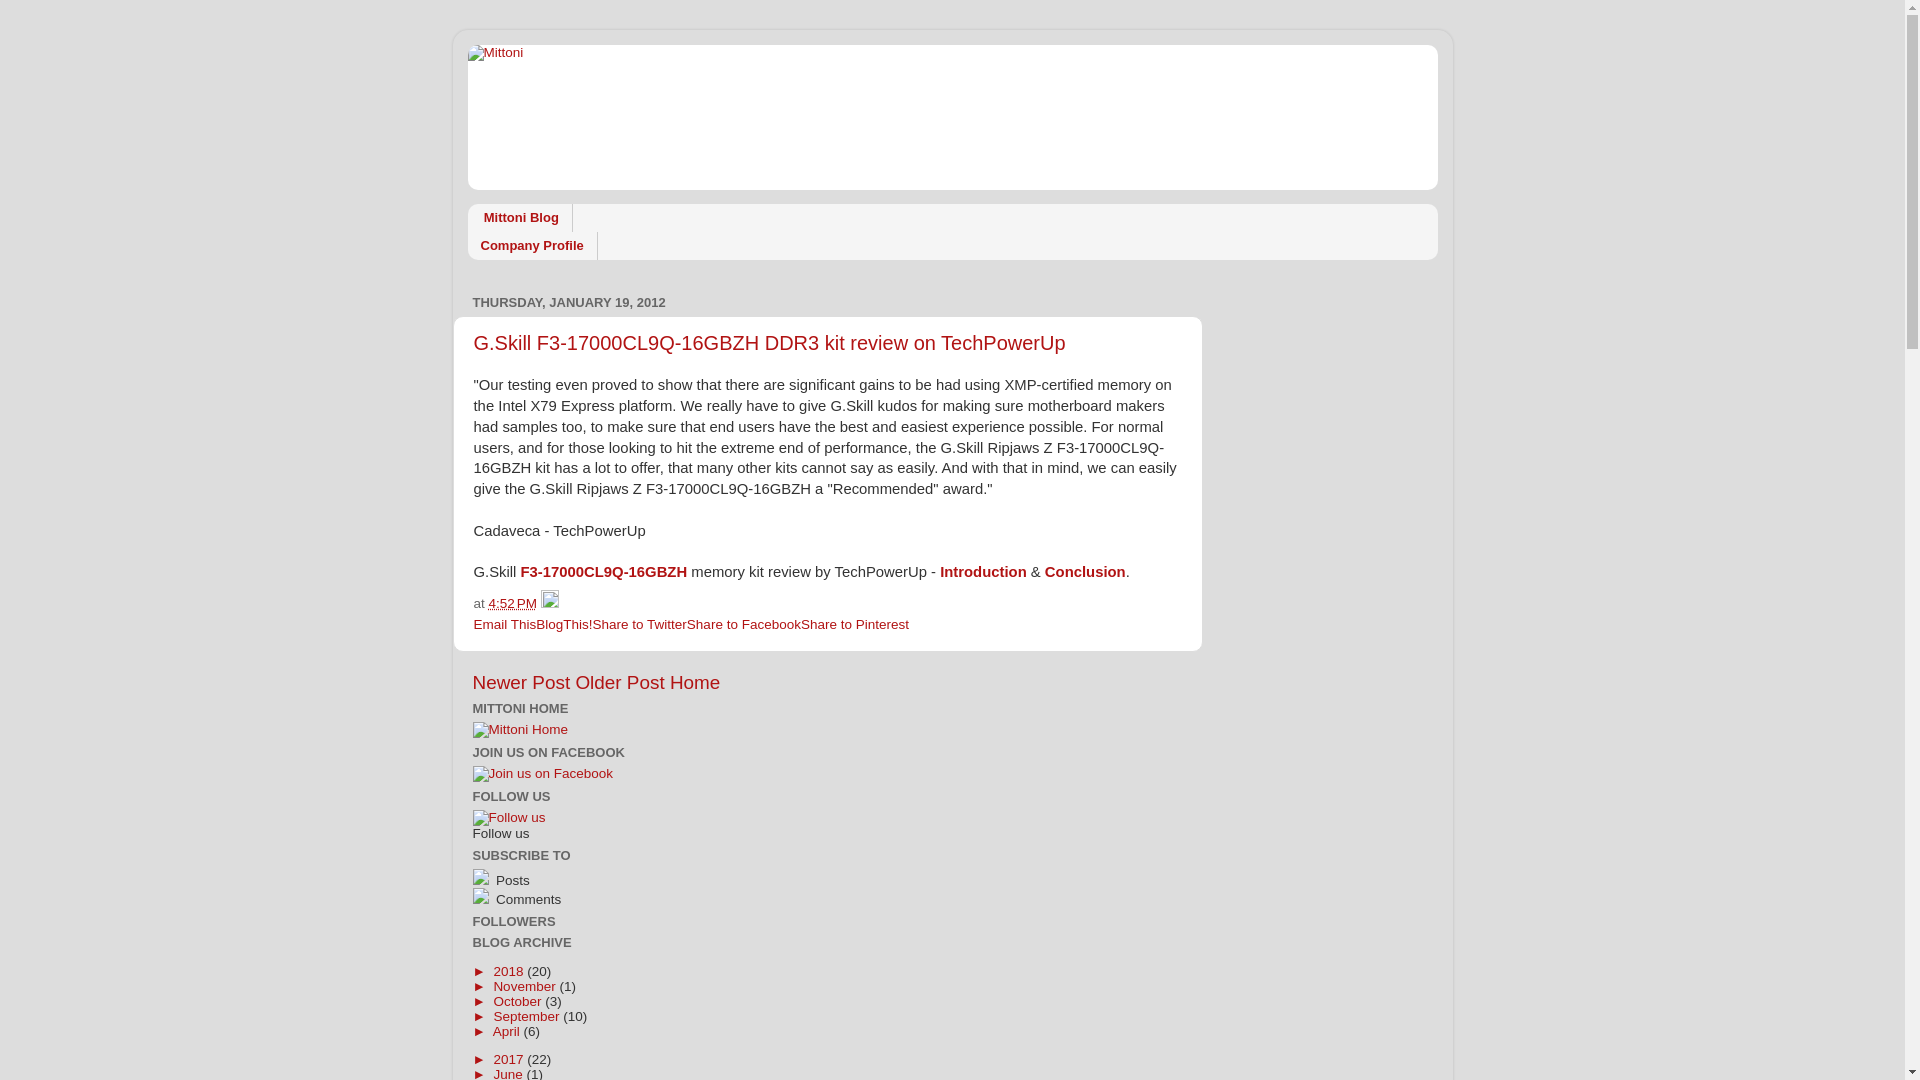  I want to click on 'April', so click(508, 1031).